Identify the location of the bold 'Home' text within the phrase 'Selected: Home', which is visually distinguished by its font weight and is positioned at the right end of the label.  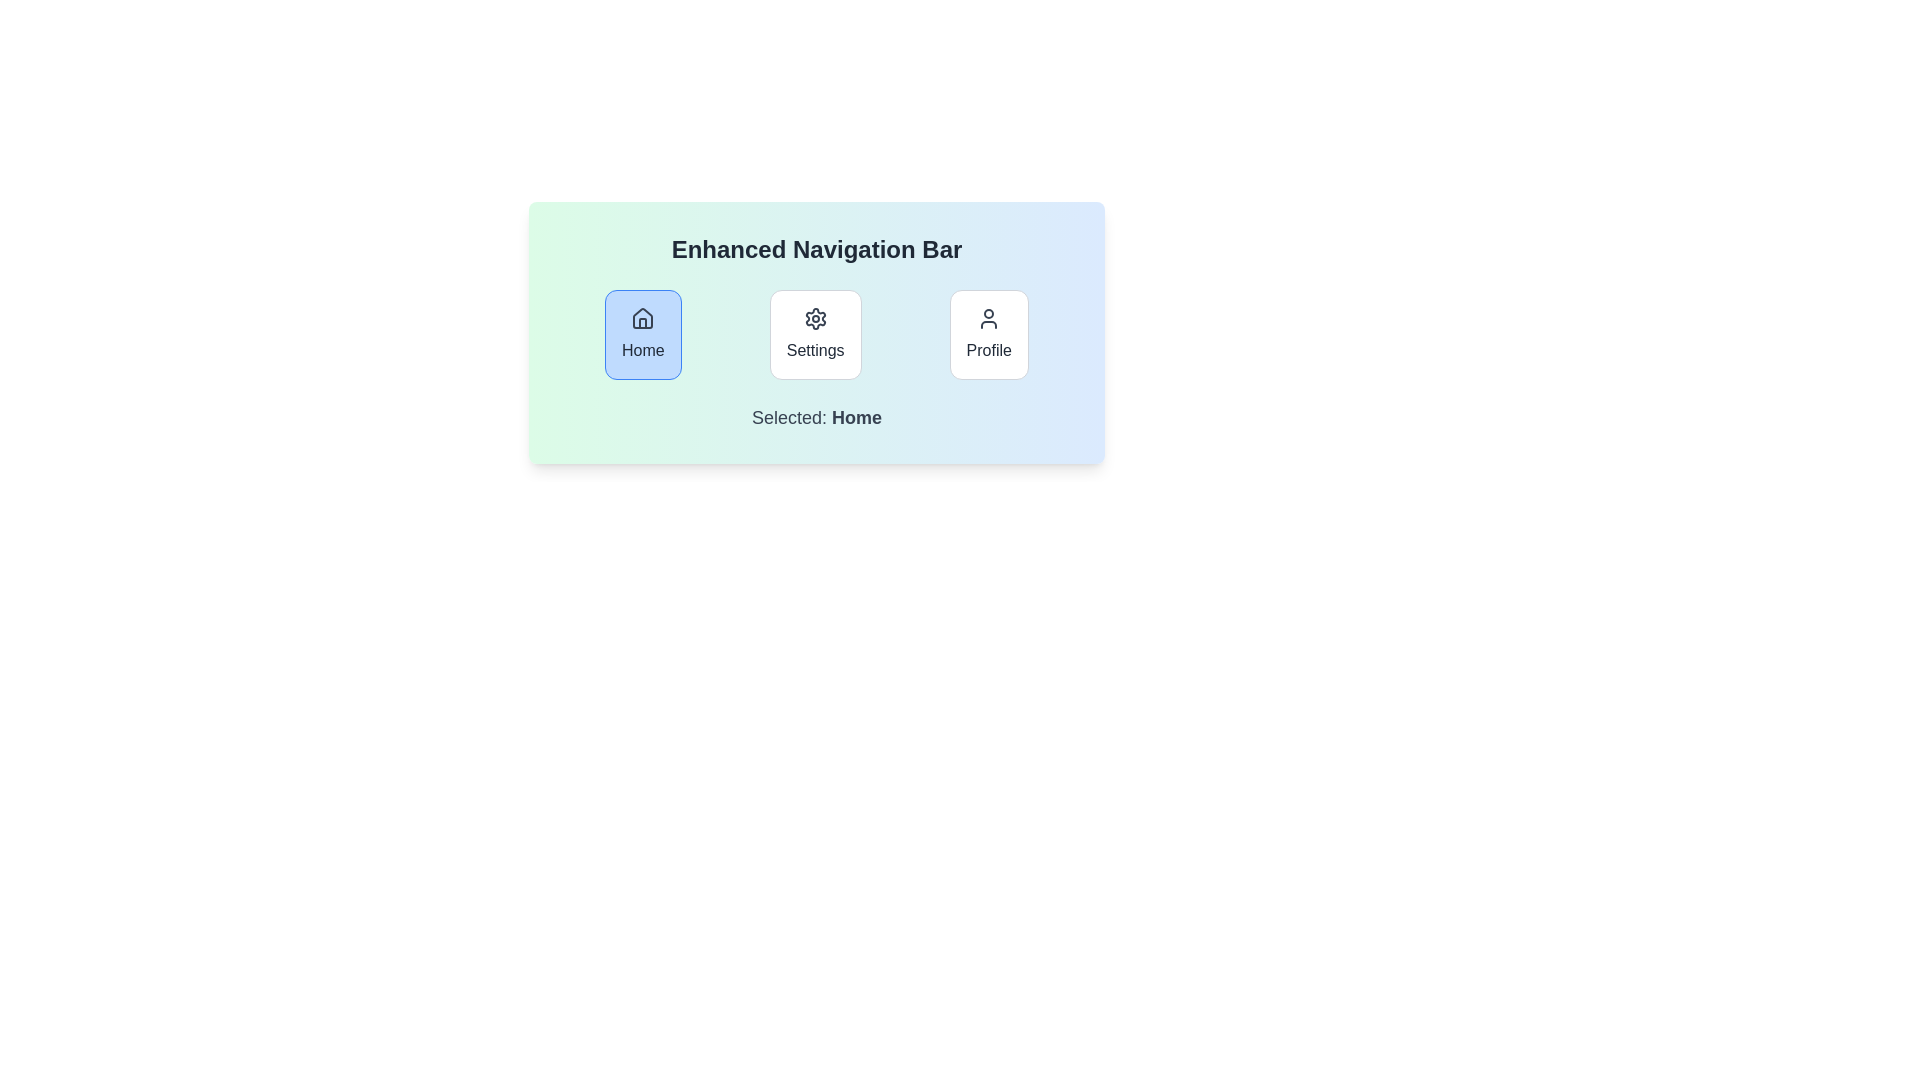
(857, 416).